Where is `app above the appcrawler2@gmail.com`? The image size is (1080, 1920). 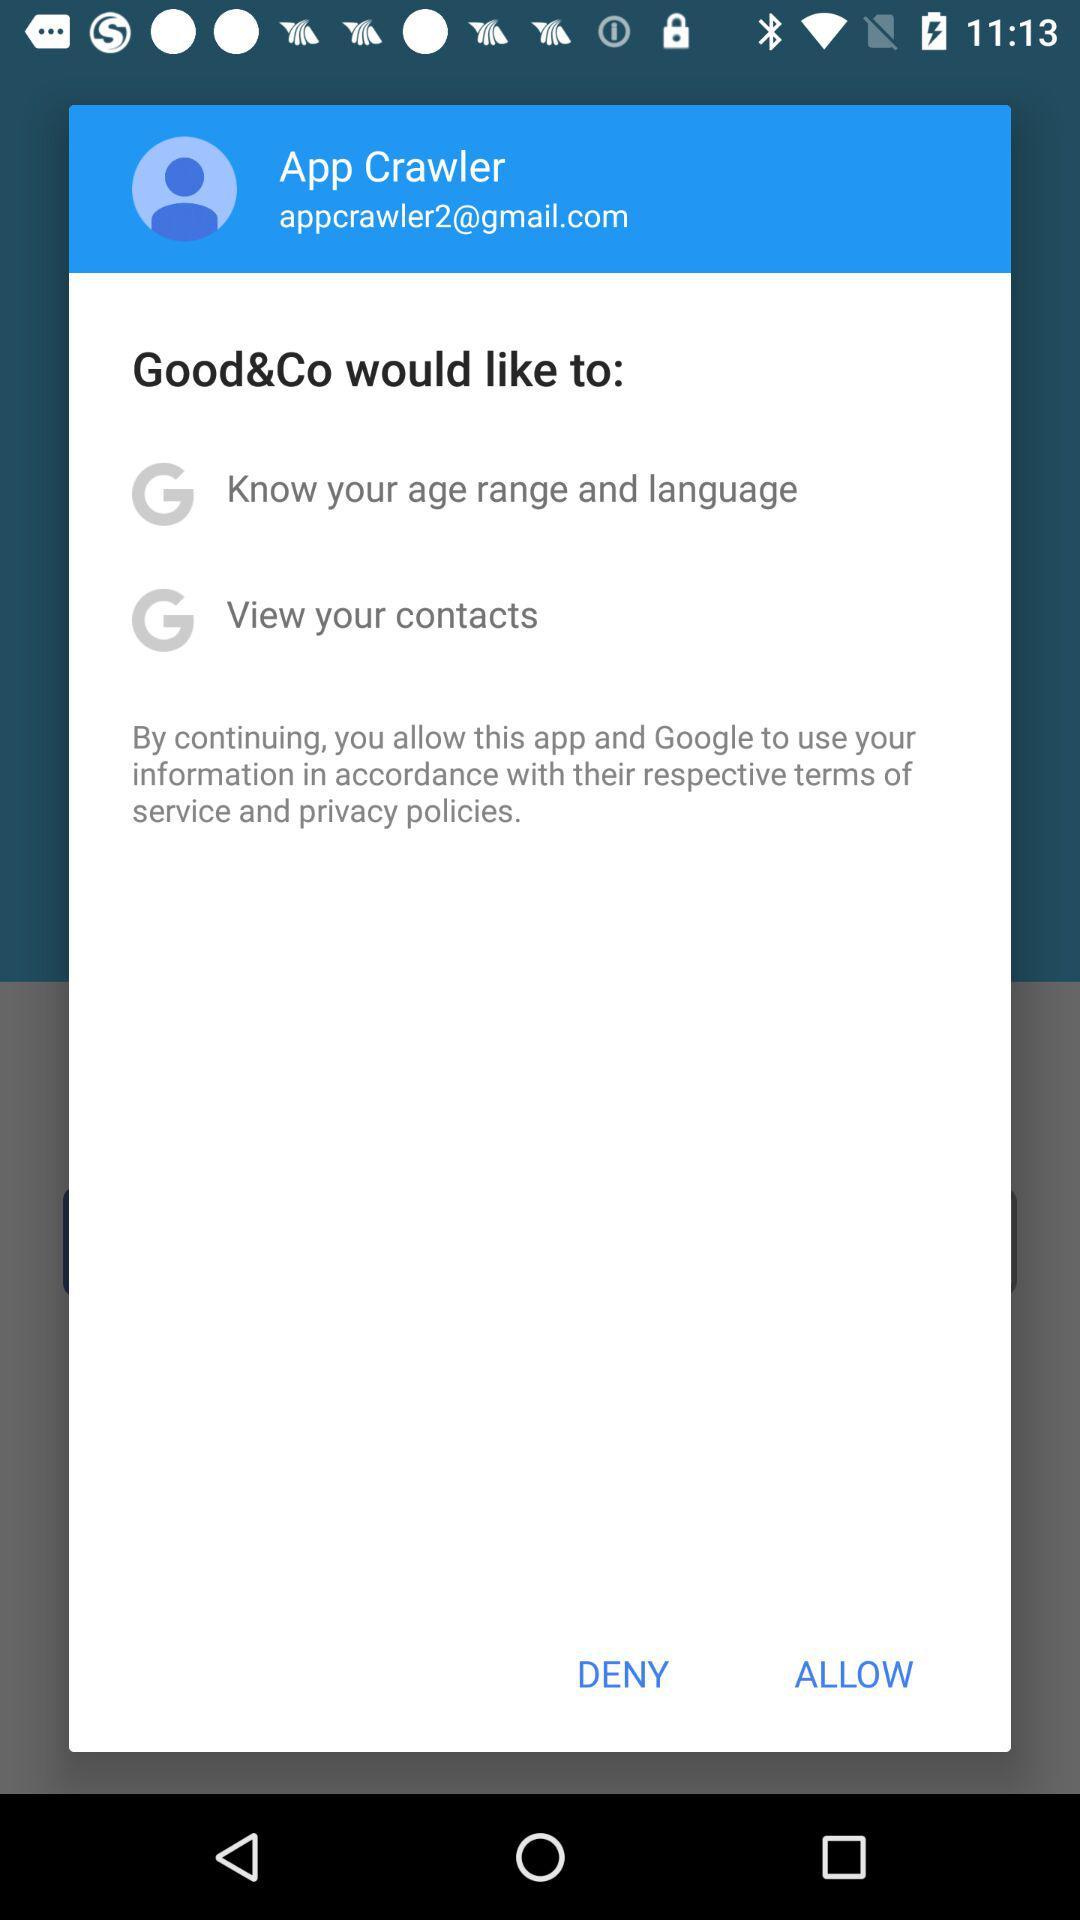
app above the appcrawler2@gmail.com is located at coordinates (392, 164).